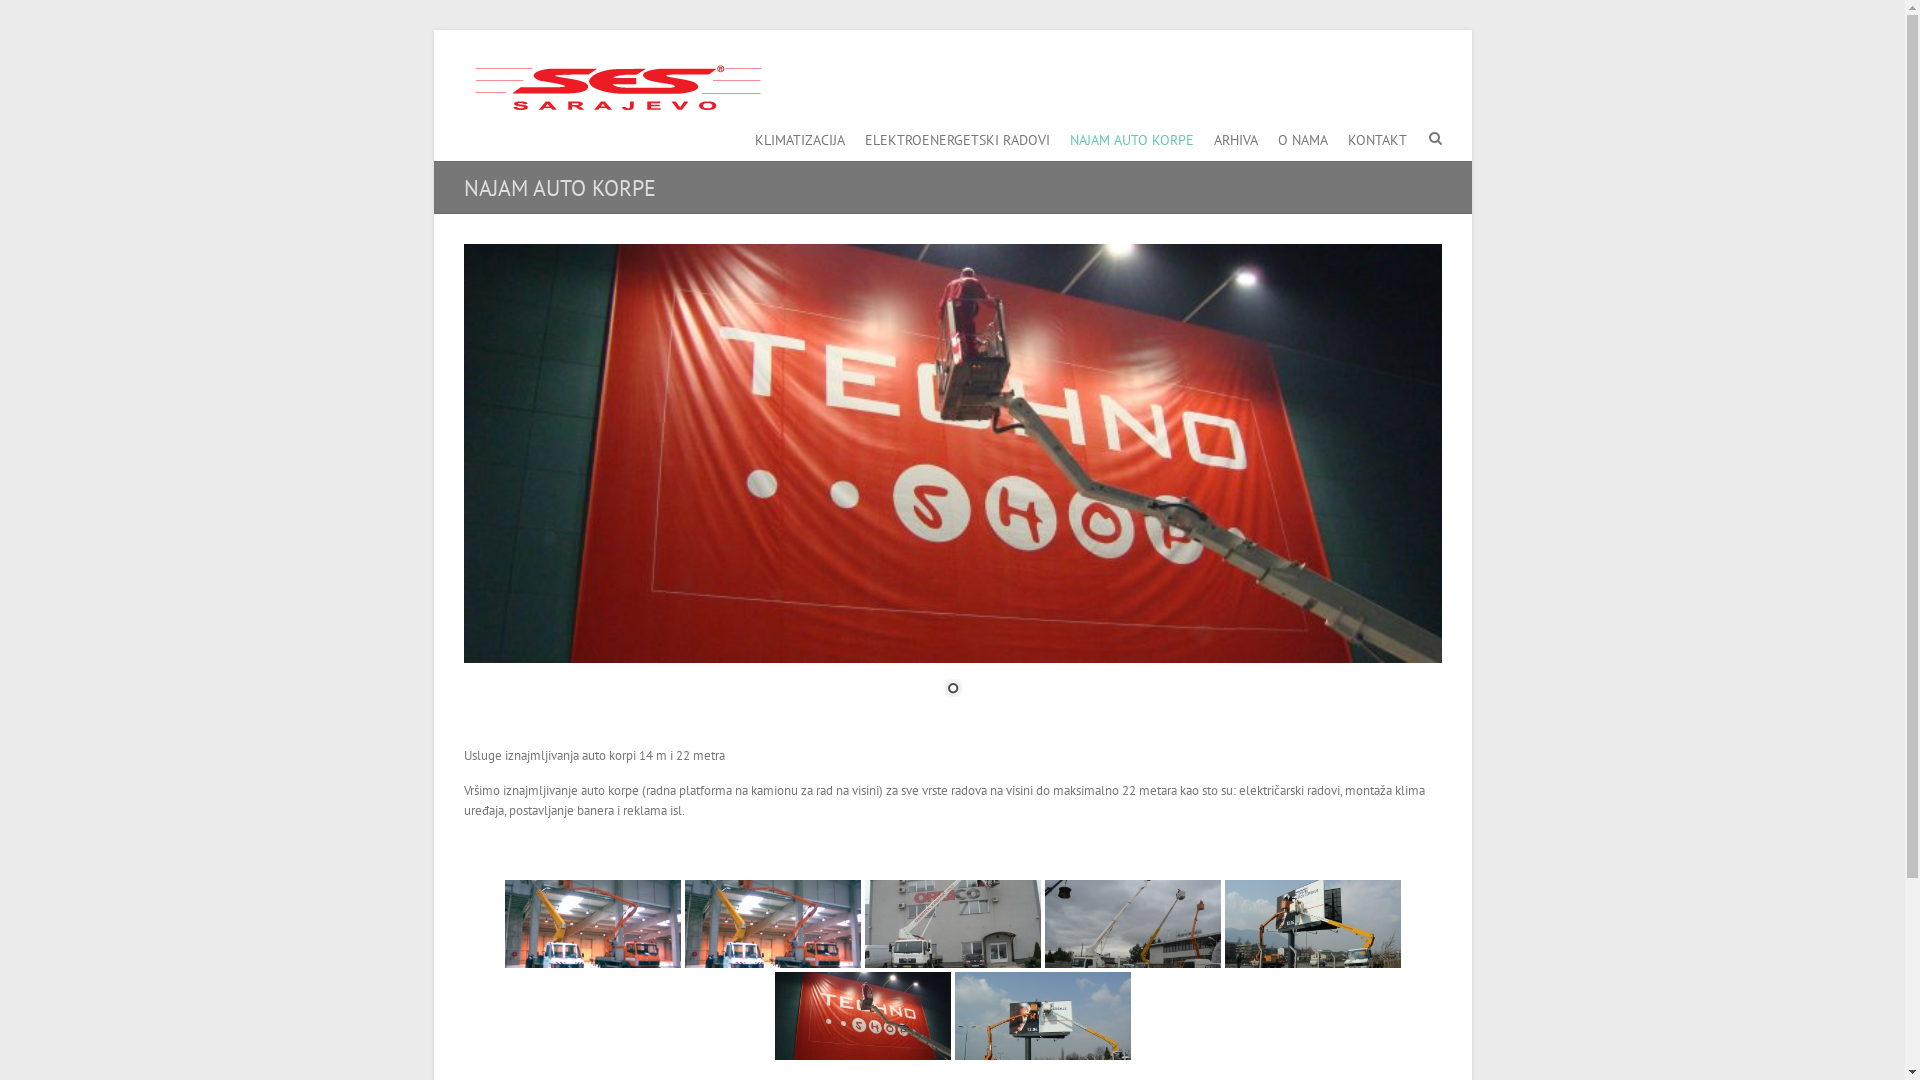 The width and height of the screenshot is (1920, 1080). Describe the element at coordinates (1302, 135) in the screenshot. I see `'O NAMA'` at that location.